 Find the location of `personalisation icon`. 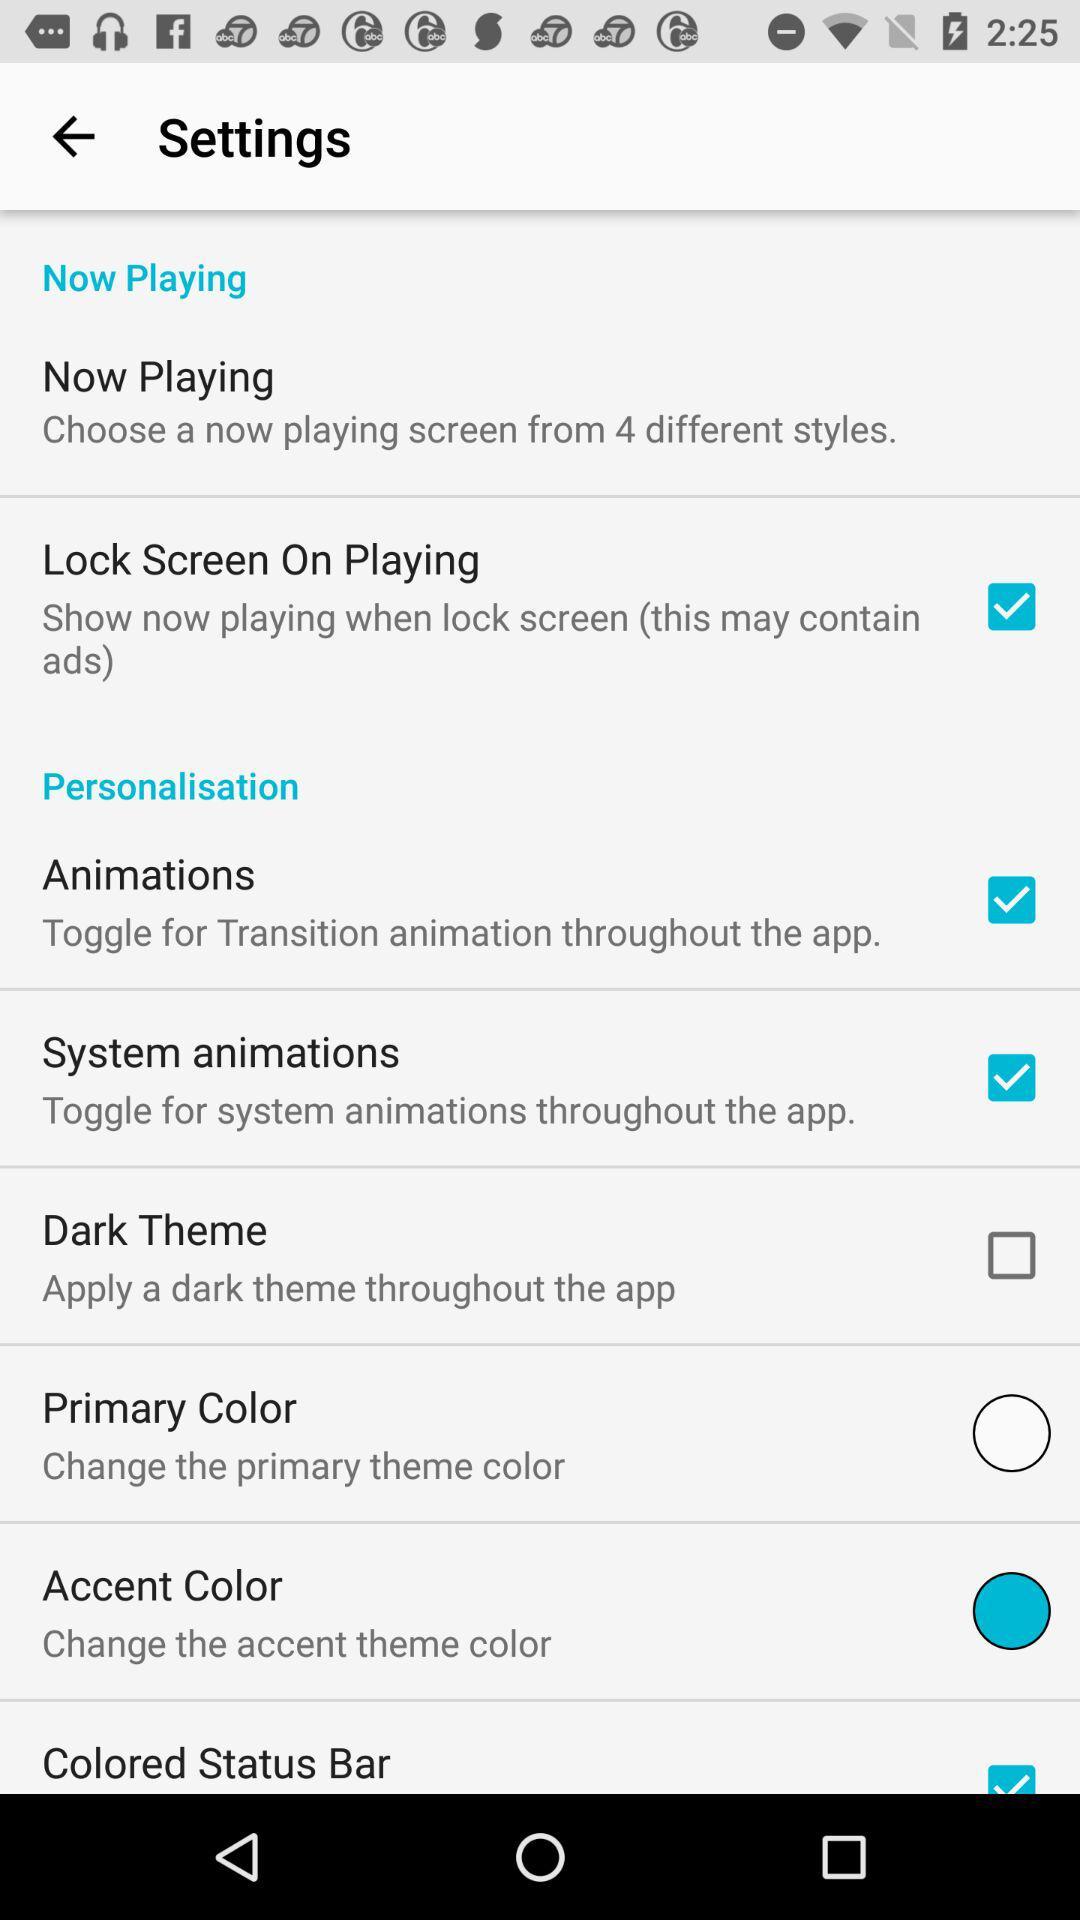

personalisation icon is located at coordinates (540, 763).